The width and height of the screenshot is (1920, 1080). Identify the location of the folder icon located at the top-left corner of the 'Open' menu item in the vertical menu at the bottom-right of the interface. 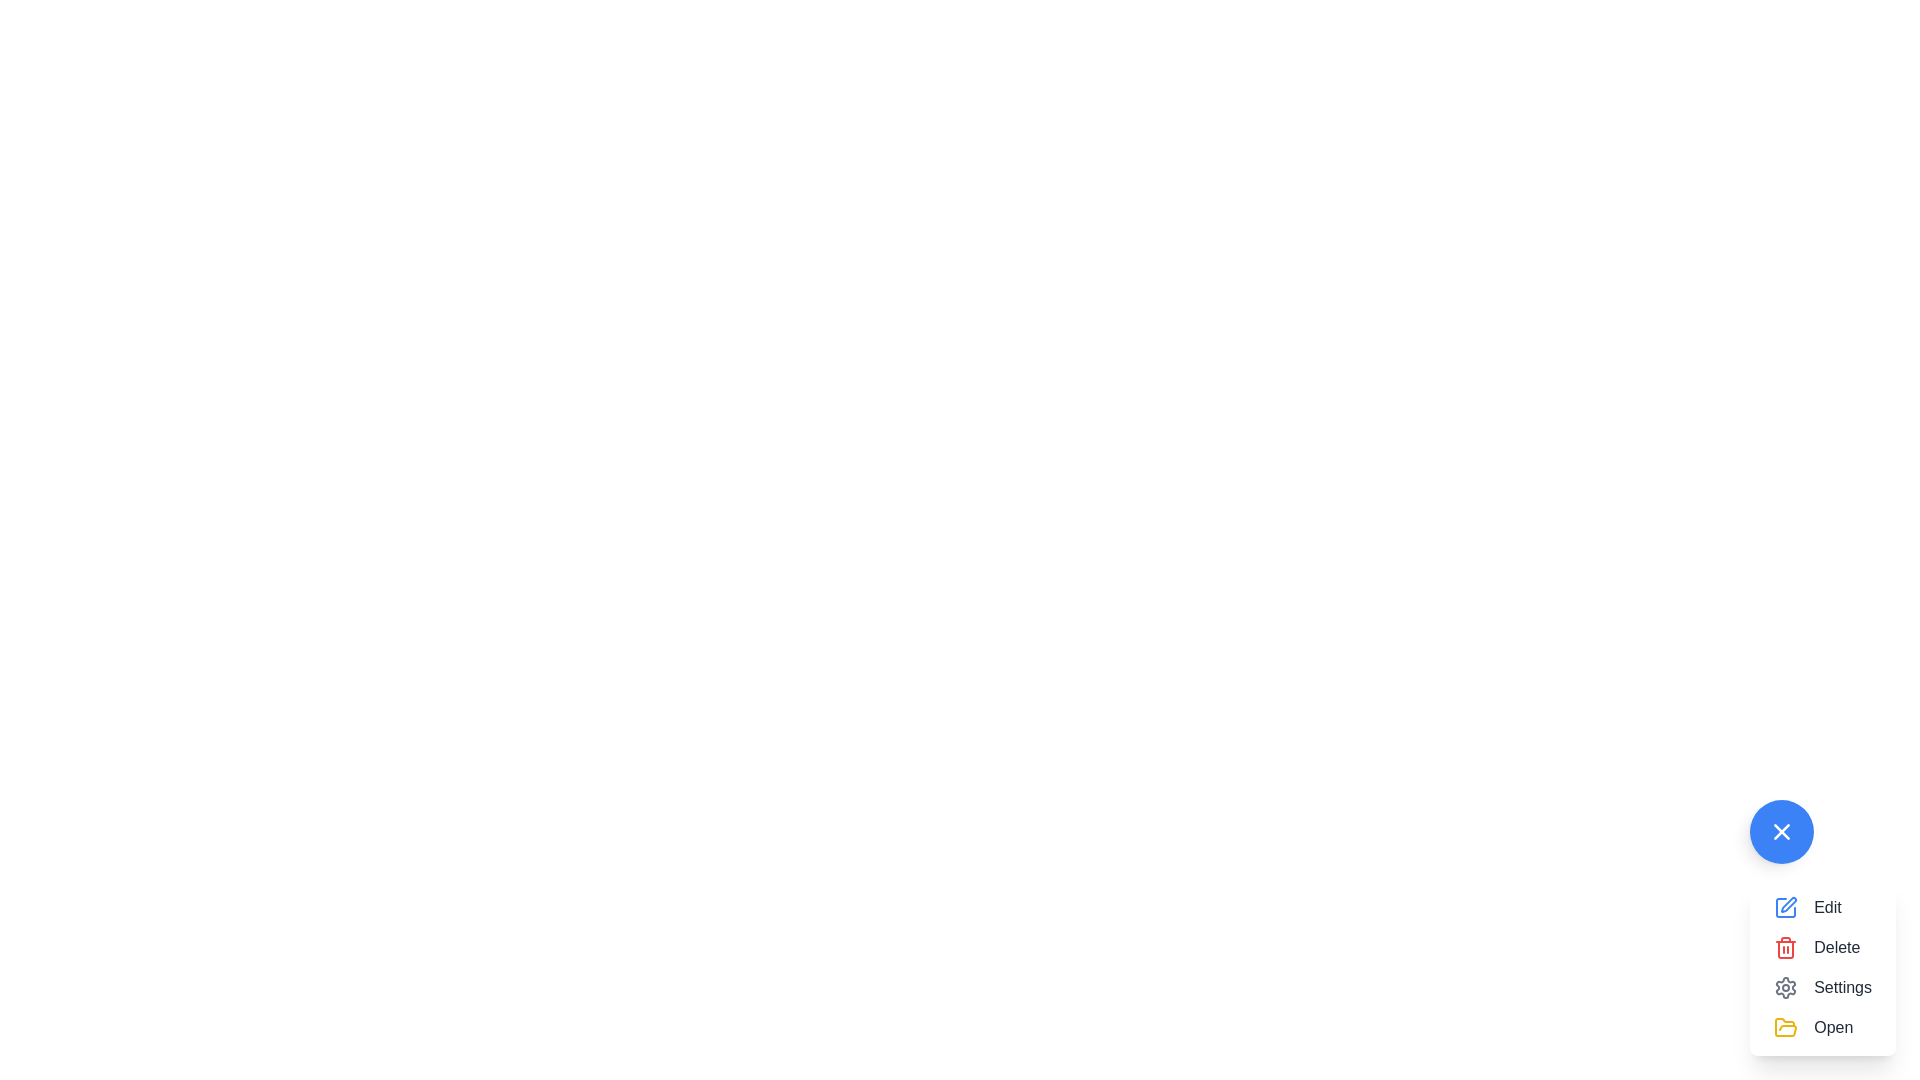
(1786, 1028).